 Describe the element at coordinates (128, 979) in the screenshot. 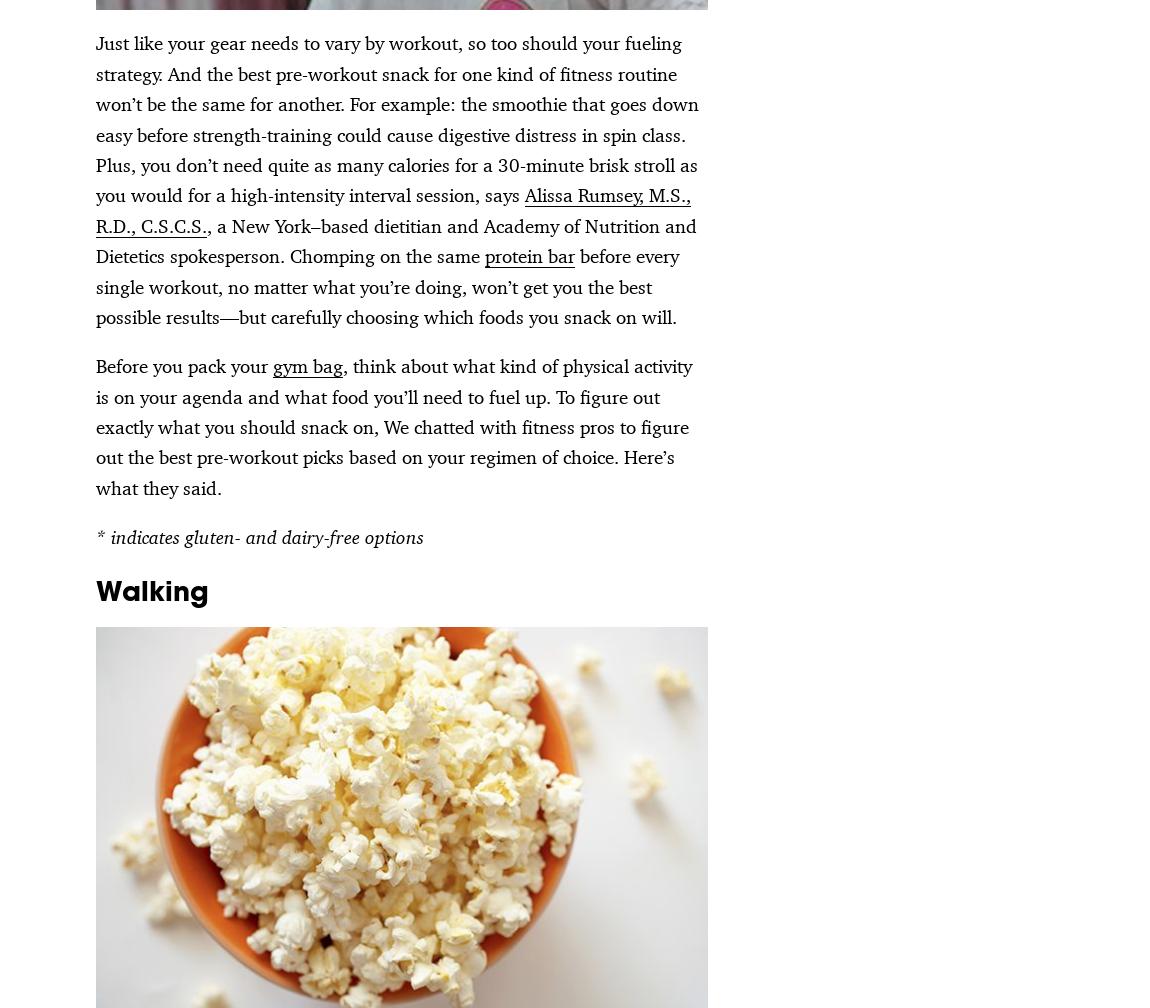

I see `'A Part of Hearst Digital Media'` at that location.